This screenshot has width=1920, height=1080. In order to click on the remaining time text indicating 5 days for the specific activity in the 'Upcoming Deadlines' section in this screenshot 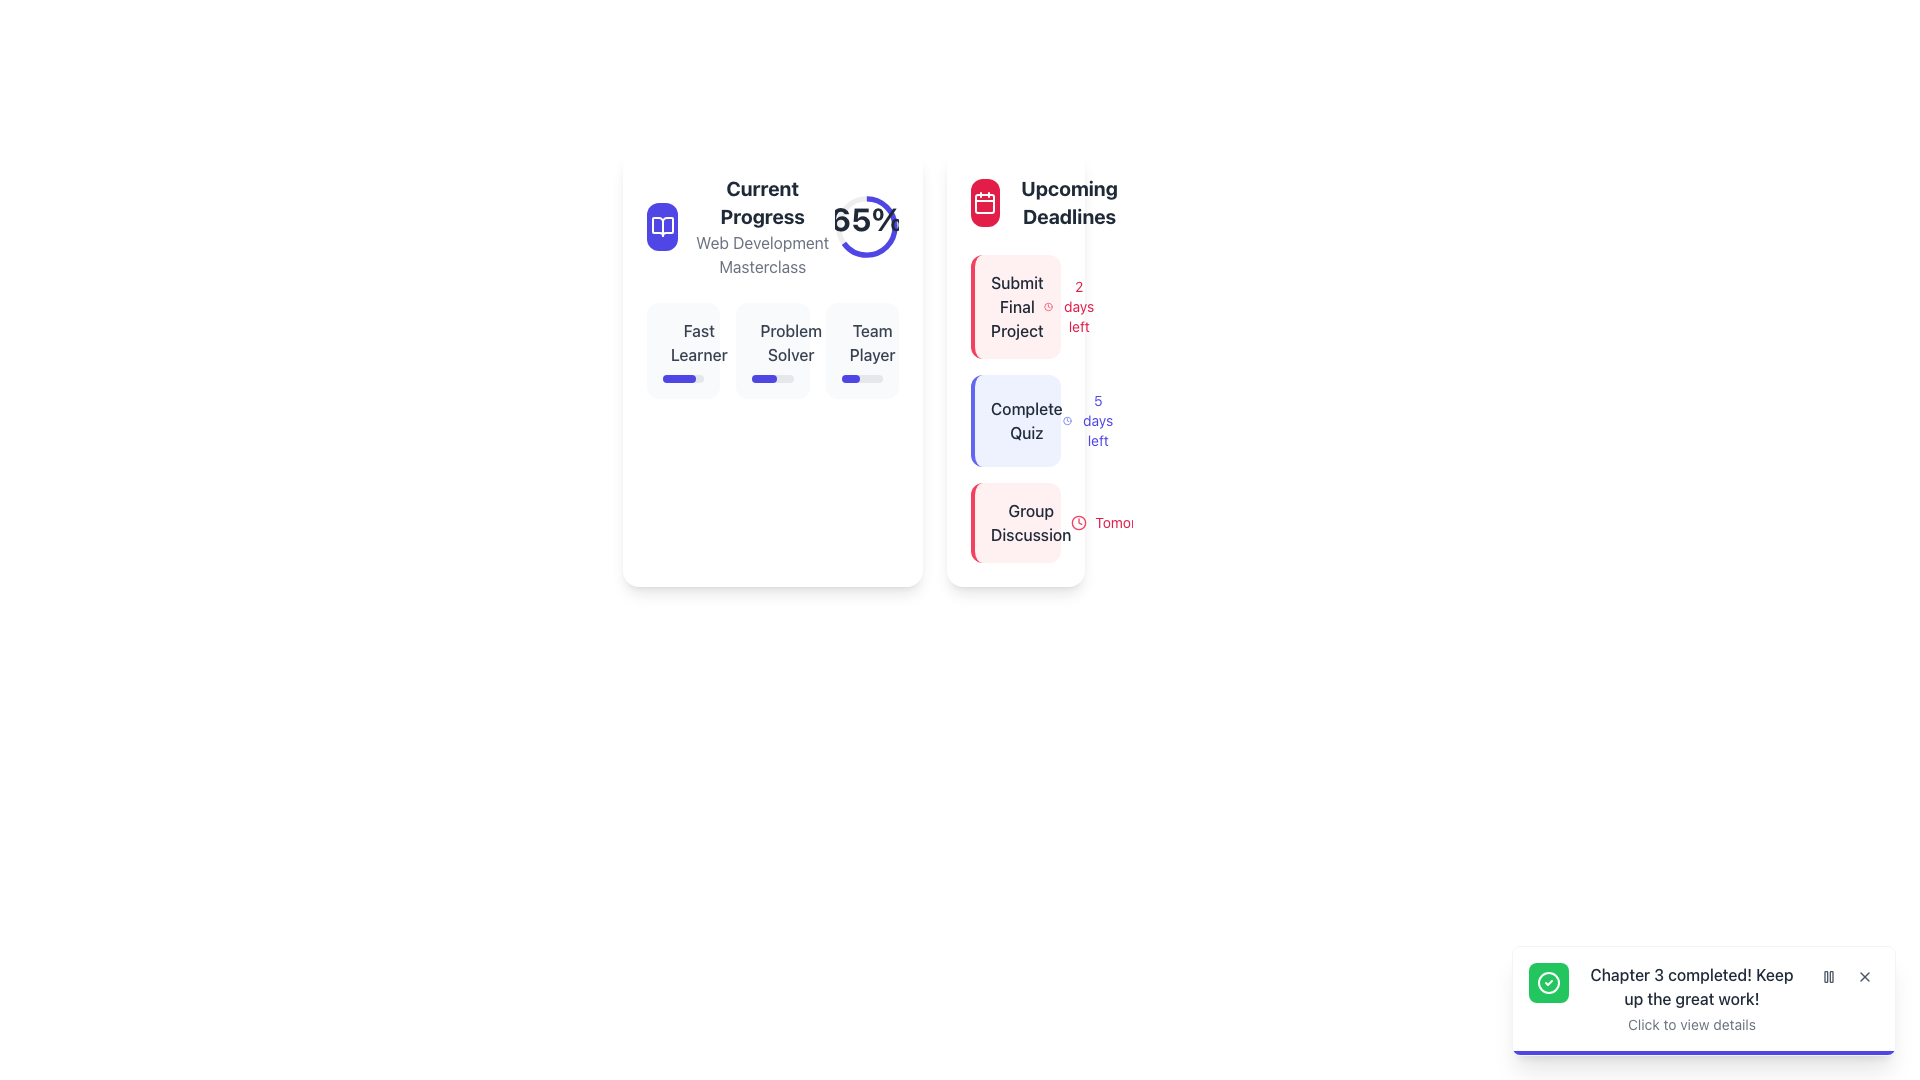, I will do `click(1097, 419)`.